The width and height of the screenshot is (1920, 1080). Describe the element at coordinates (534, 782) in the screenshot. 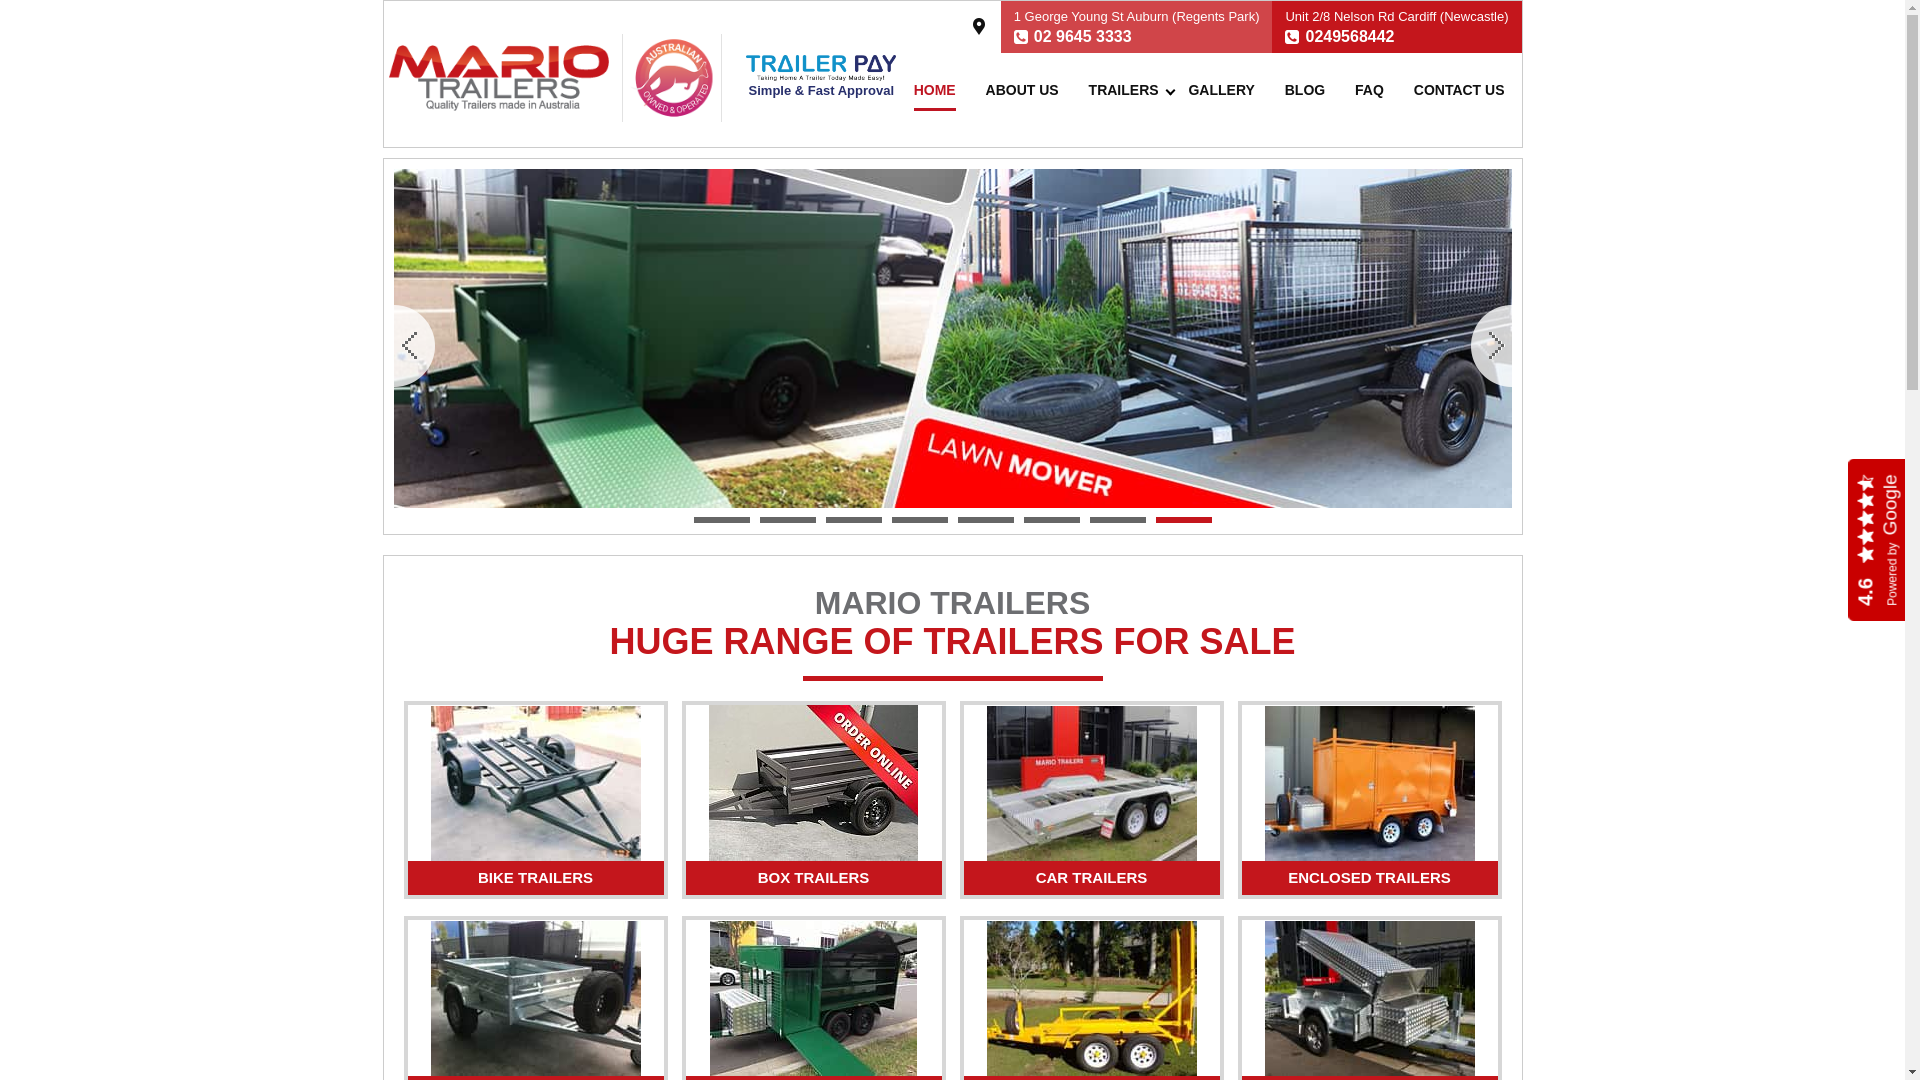

I see `'Bike Trailers'` at that location.